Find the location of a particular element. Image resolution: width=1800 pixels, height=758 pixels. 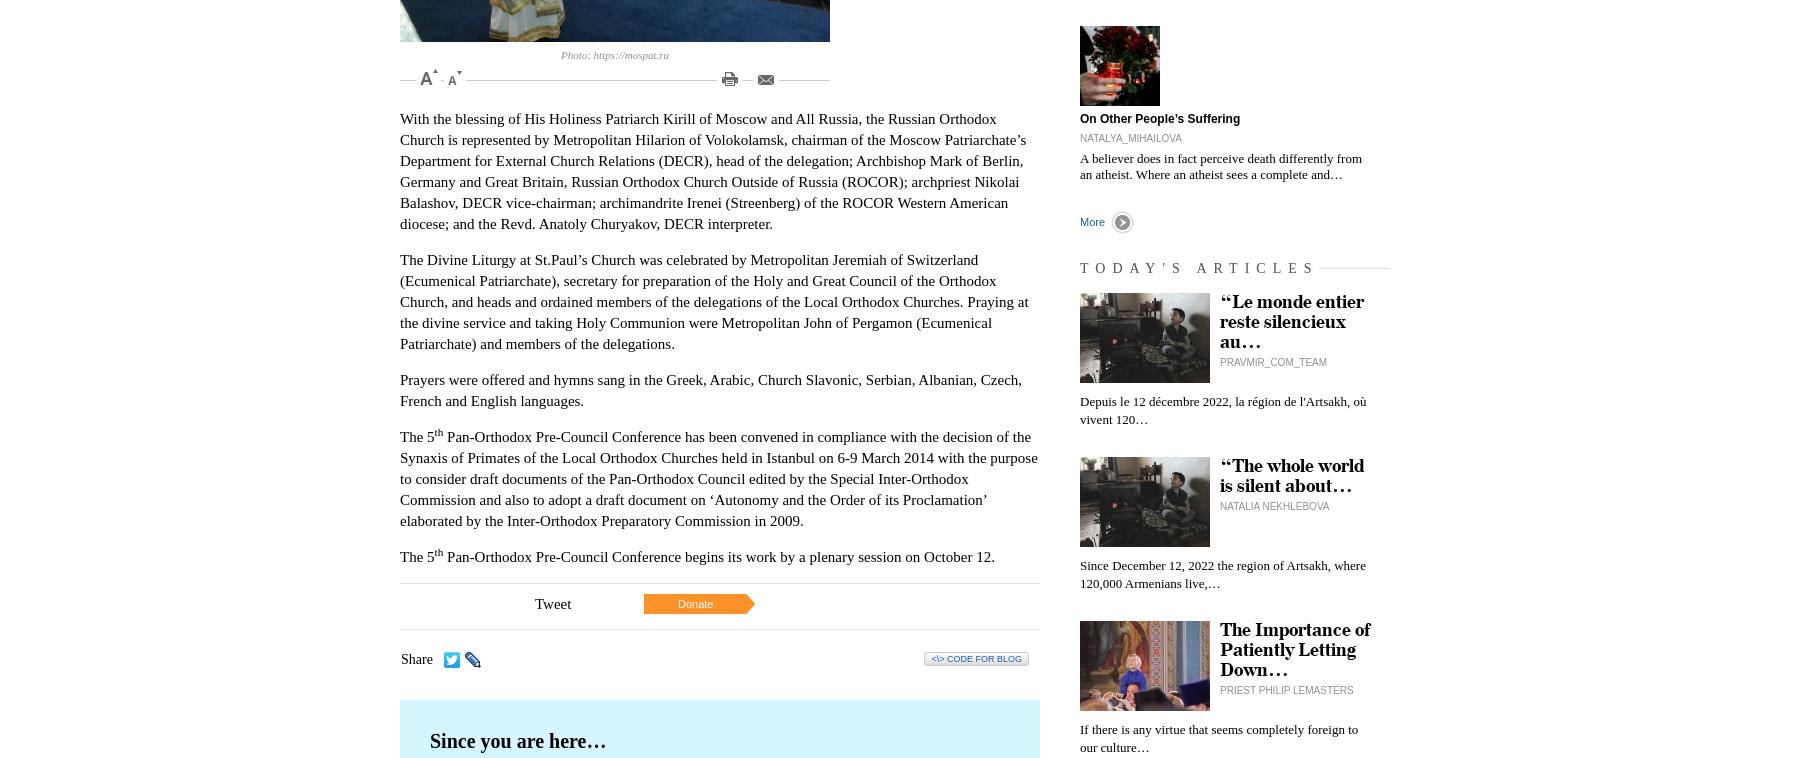

'Since December 12, 2022 the region of Artsakh, where 120,000 Armenians live,…' is located at coordinates (1221, 574).